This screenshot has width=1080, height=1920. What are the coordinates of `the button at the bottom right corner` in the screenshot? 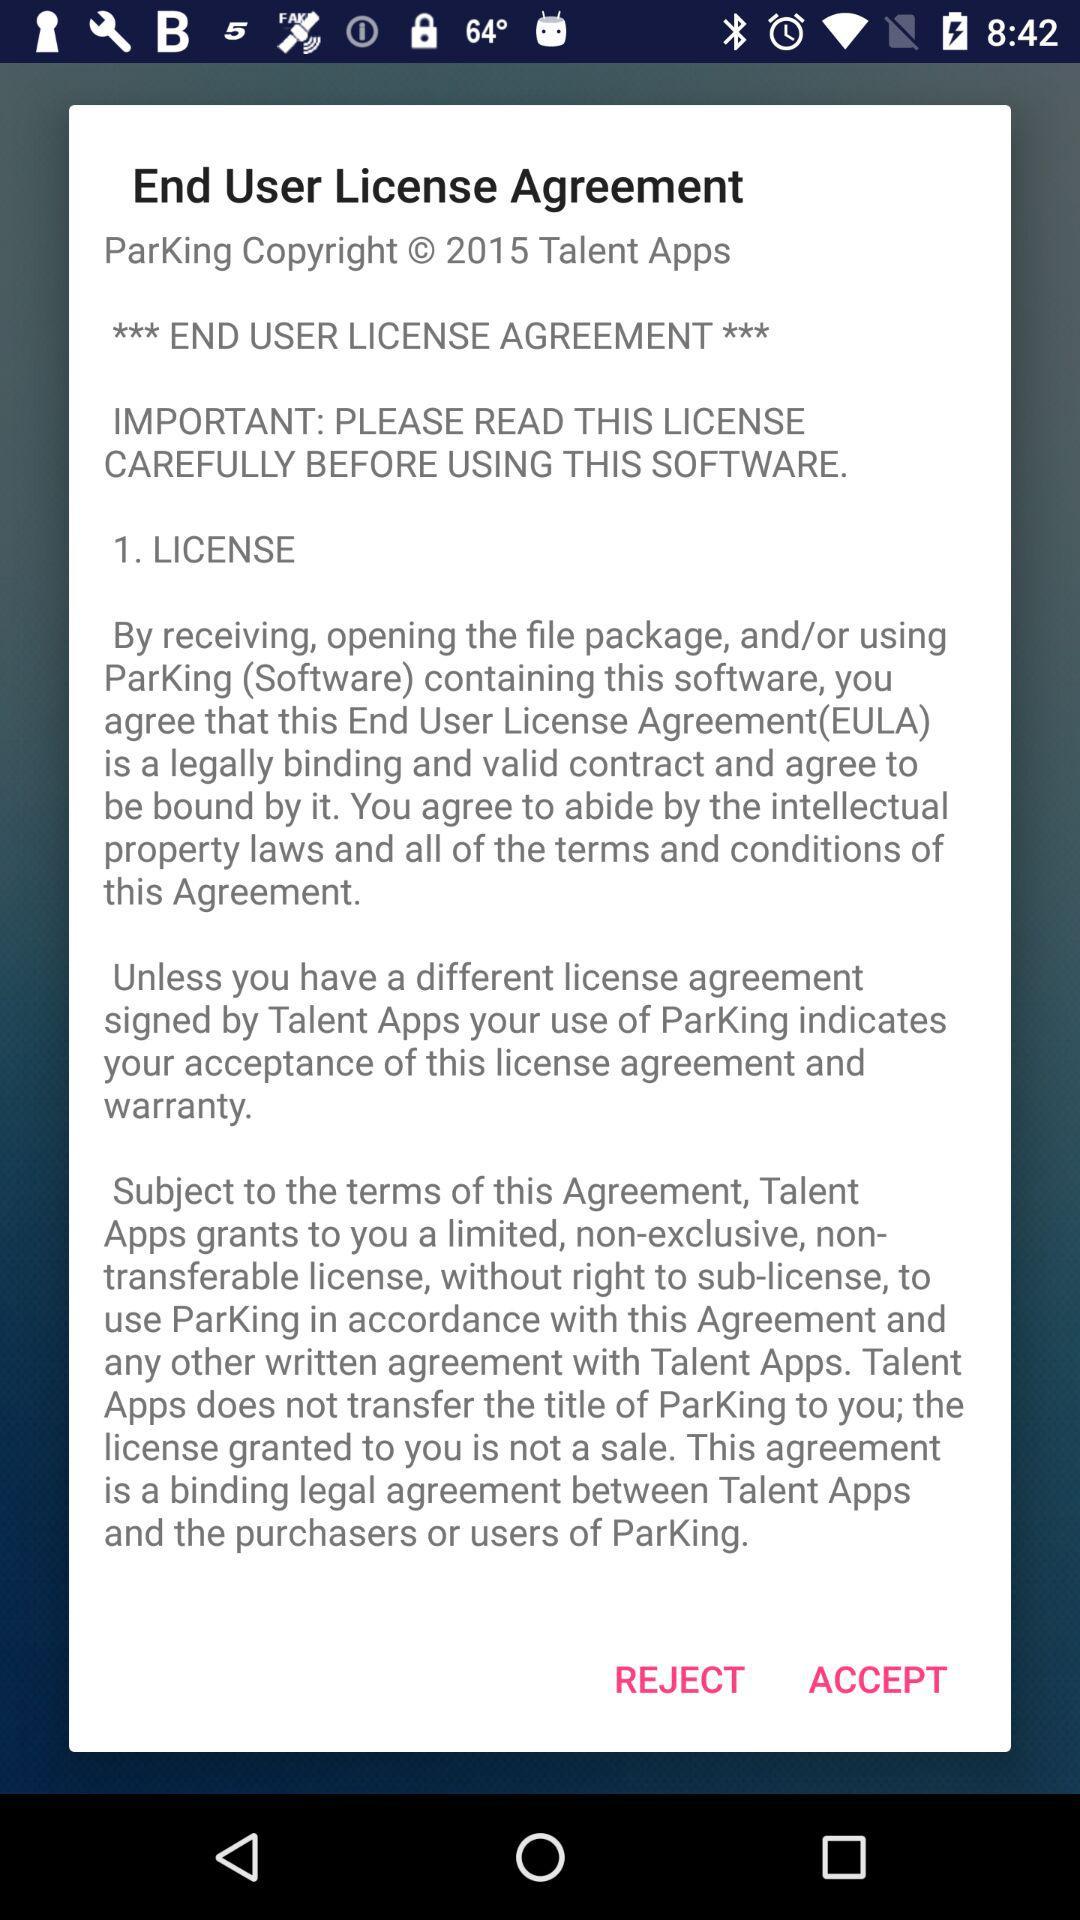 It's located at (877, 1678).